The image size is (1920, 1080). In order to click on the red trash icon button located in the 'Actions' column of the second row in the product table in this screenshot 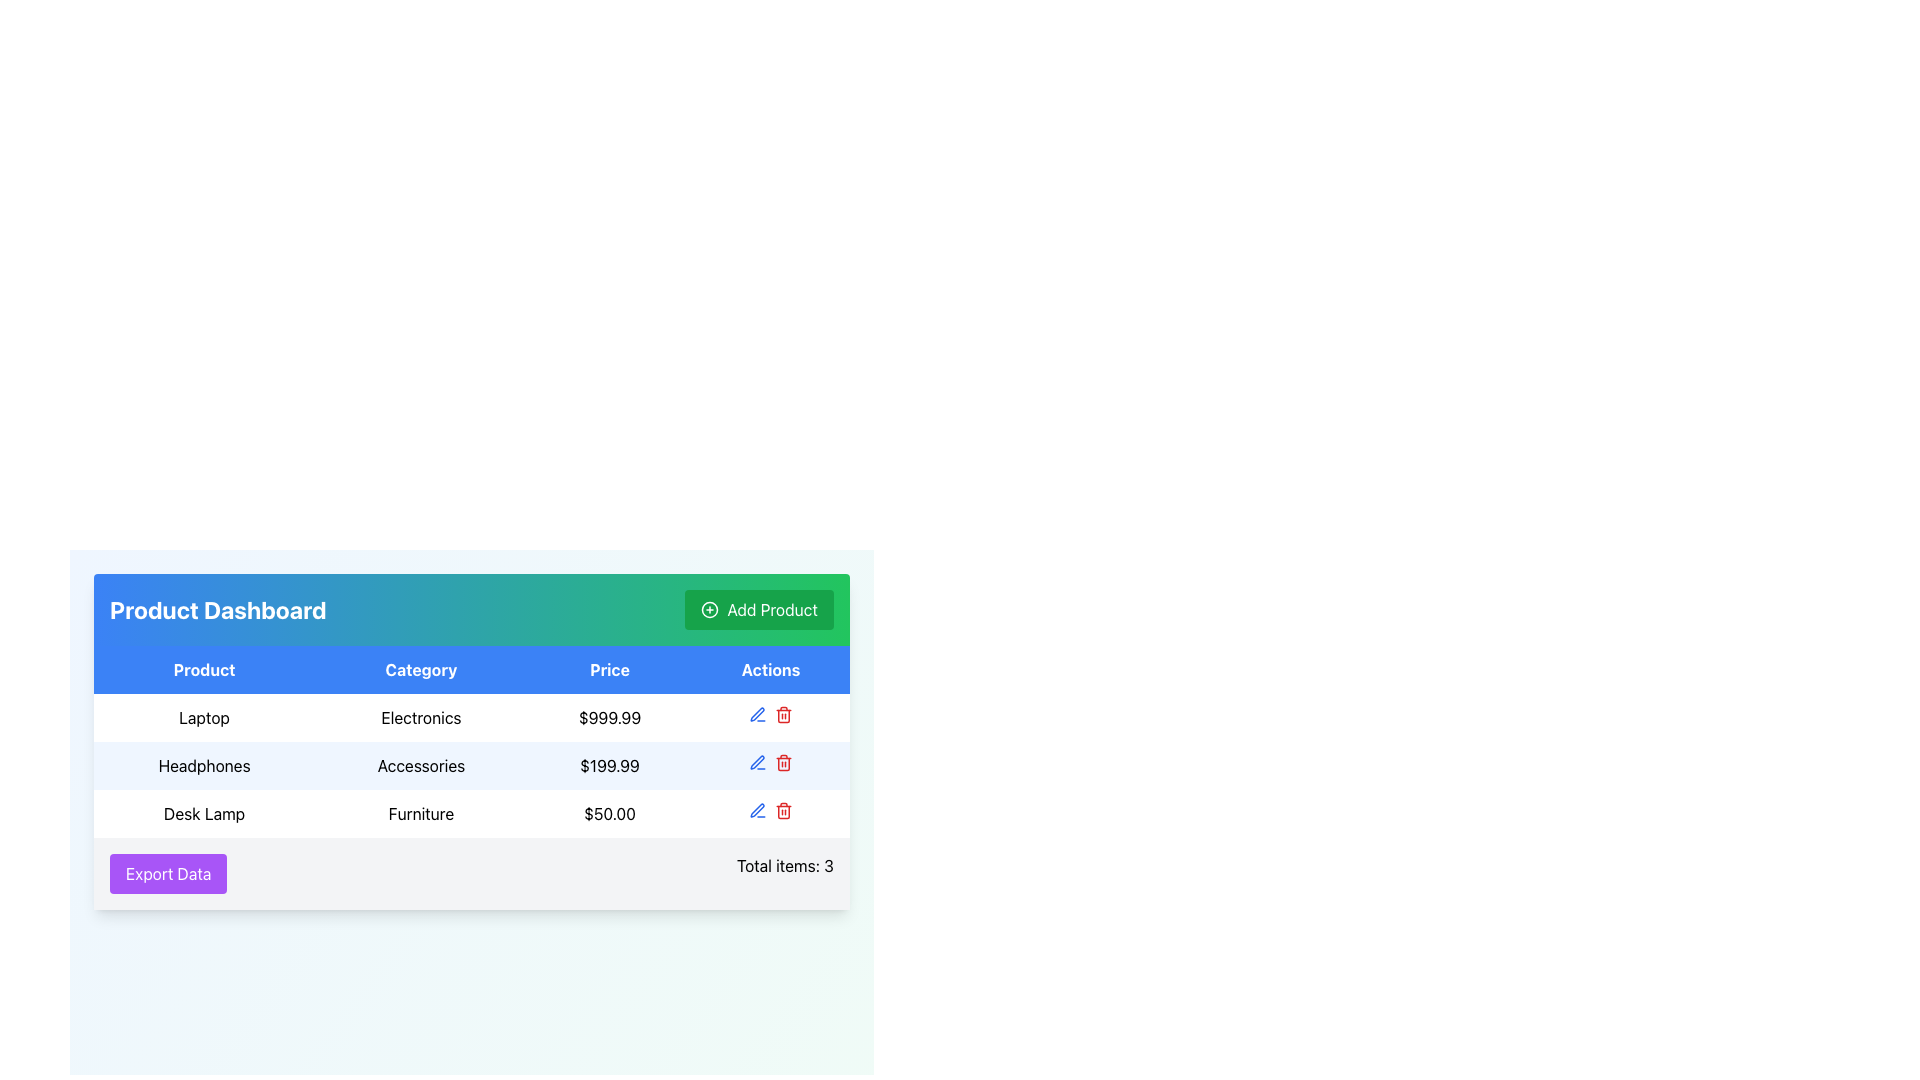, I will do `click(782, 713)`.